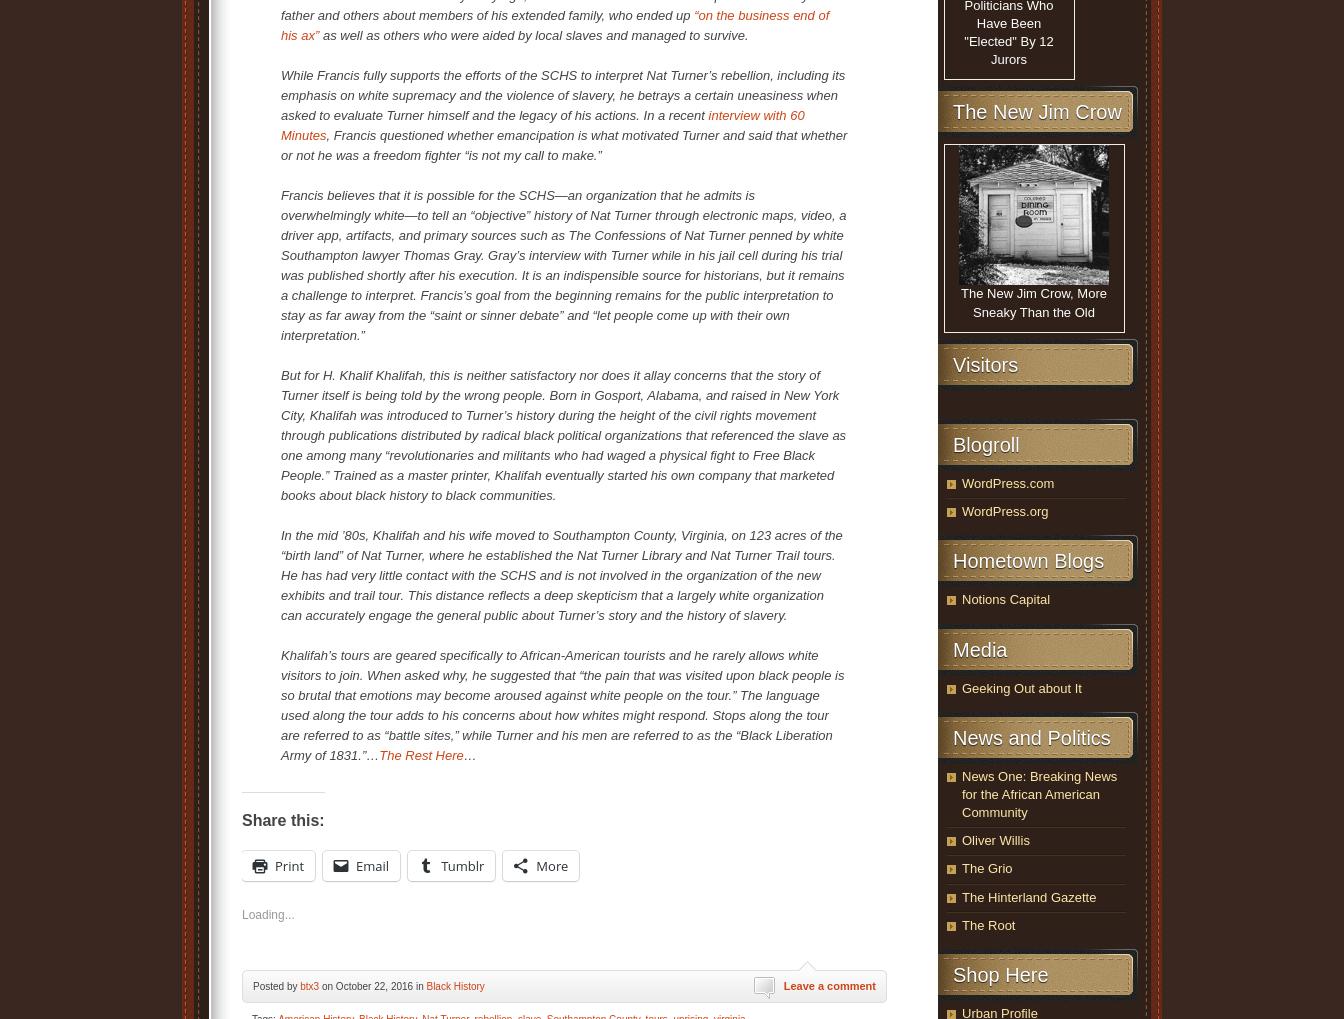 The image size is (1344, 1019). I want to click on 'penned by white Southampton lawyer Thomas Gray. Gray’s interview with Turner while in his jail cell during his trial was published shortly after his execution. It is an indispensible source for historians, but it remains a challenge to interpret. Francis’s goal from the beginning remains for the public interpretation to stay as far away from the “saint or sinner debate” and “let people come up with their own interpretation.”', so click(562, 283).